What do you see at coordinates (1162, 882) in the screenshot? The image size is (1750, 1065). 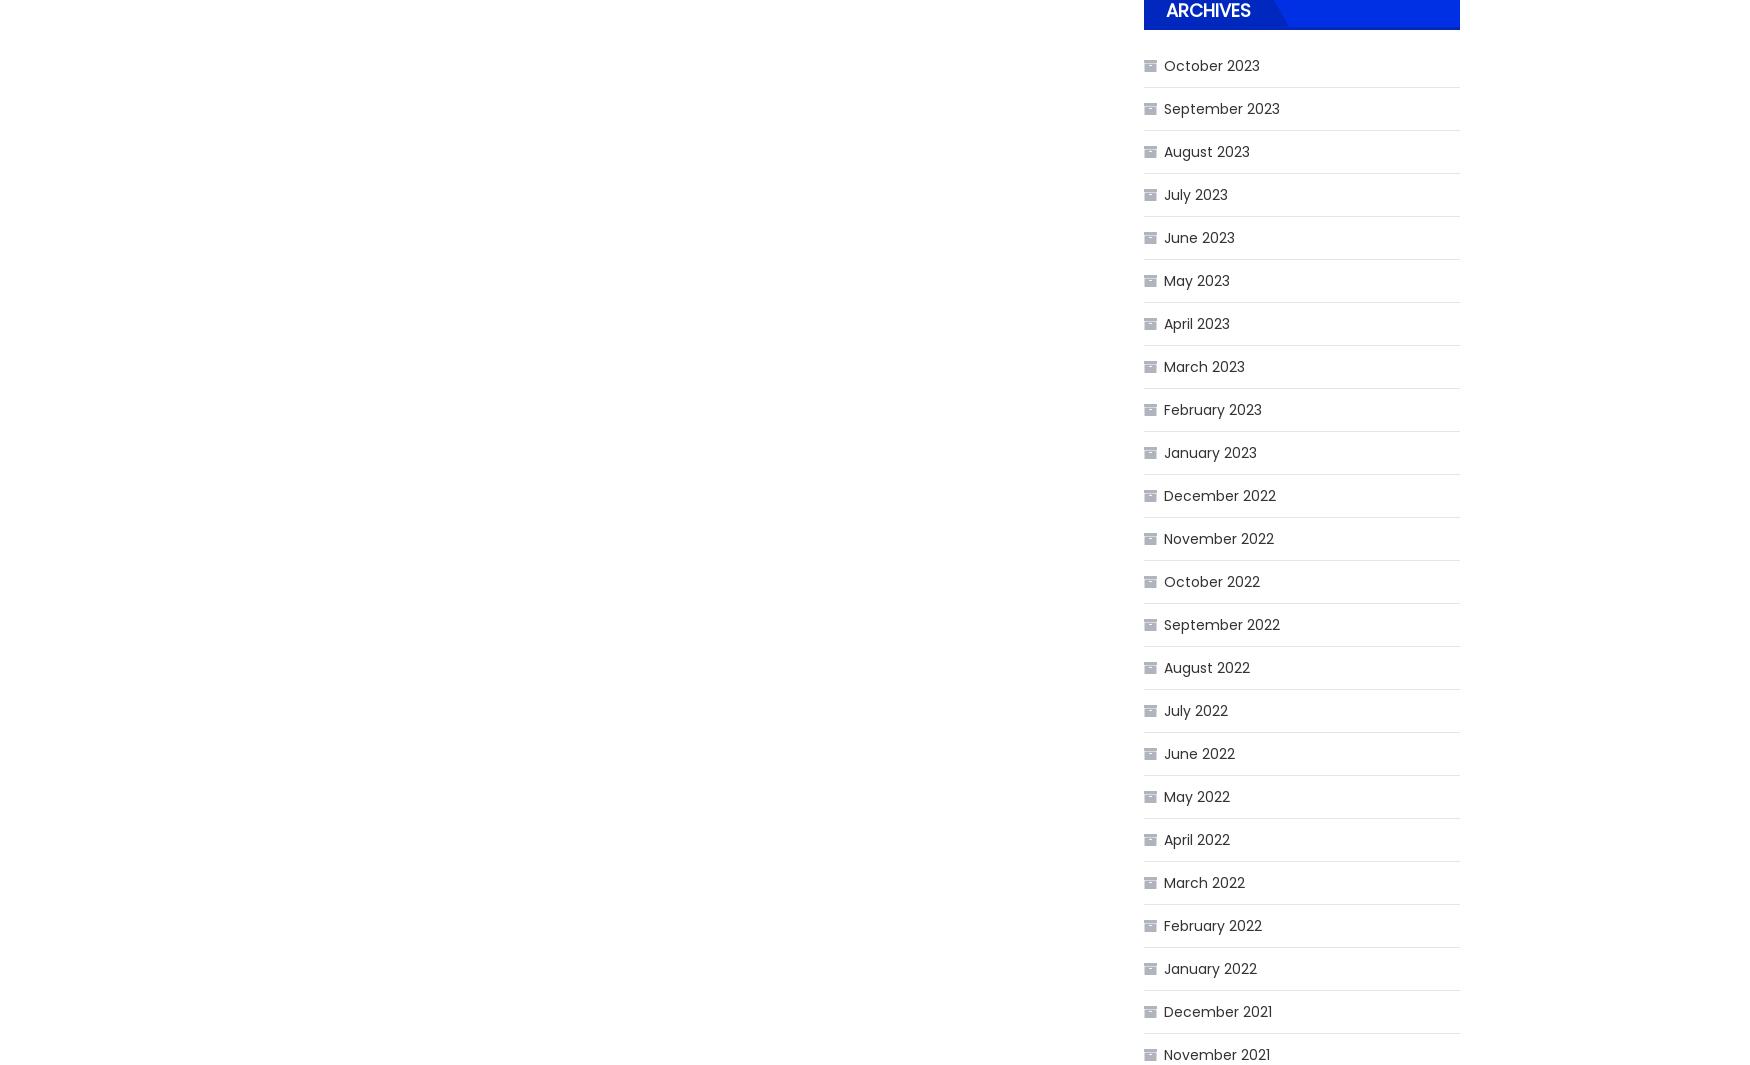 I see `'March 2022'` at bounding box center [1162, 882].